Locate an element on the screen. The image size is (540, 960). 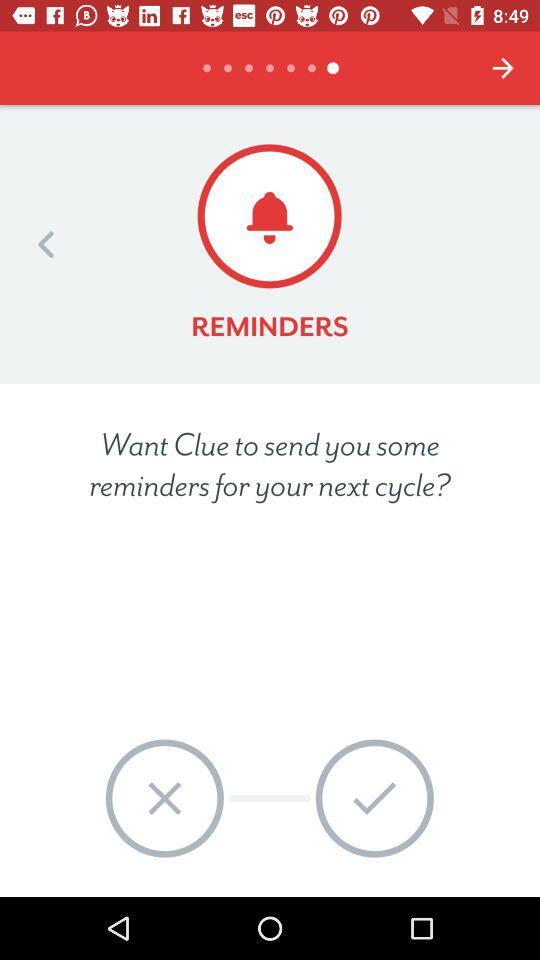
the icon at the top right corner is located at coordinates (502, 68).